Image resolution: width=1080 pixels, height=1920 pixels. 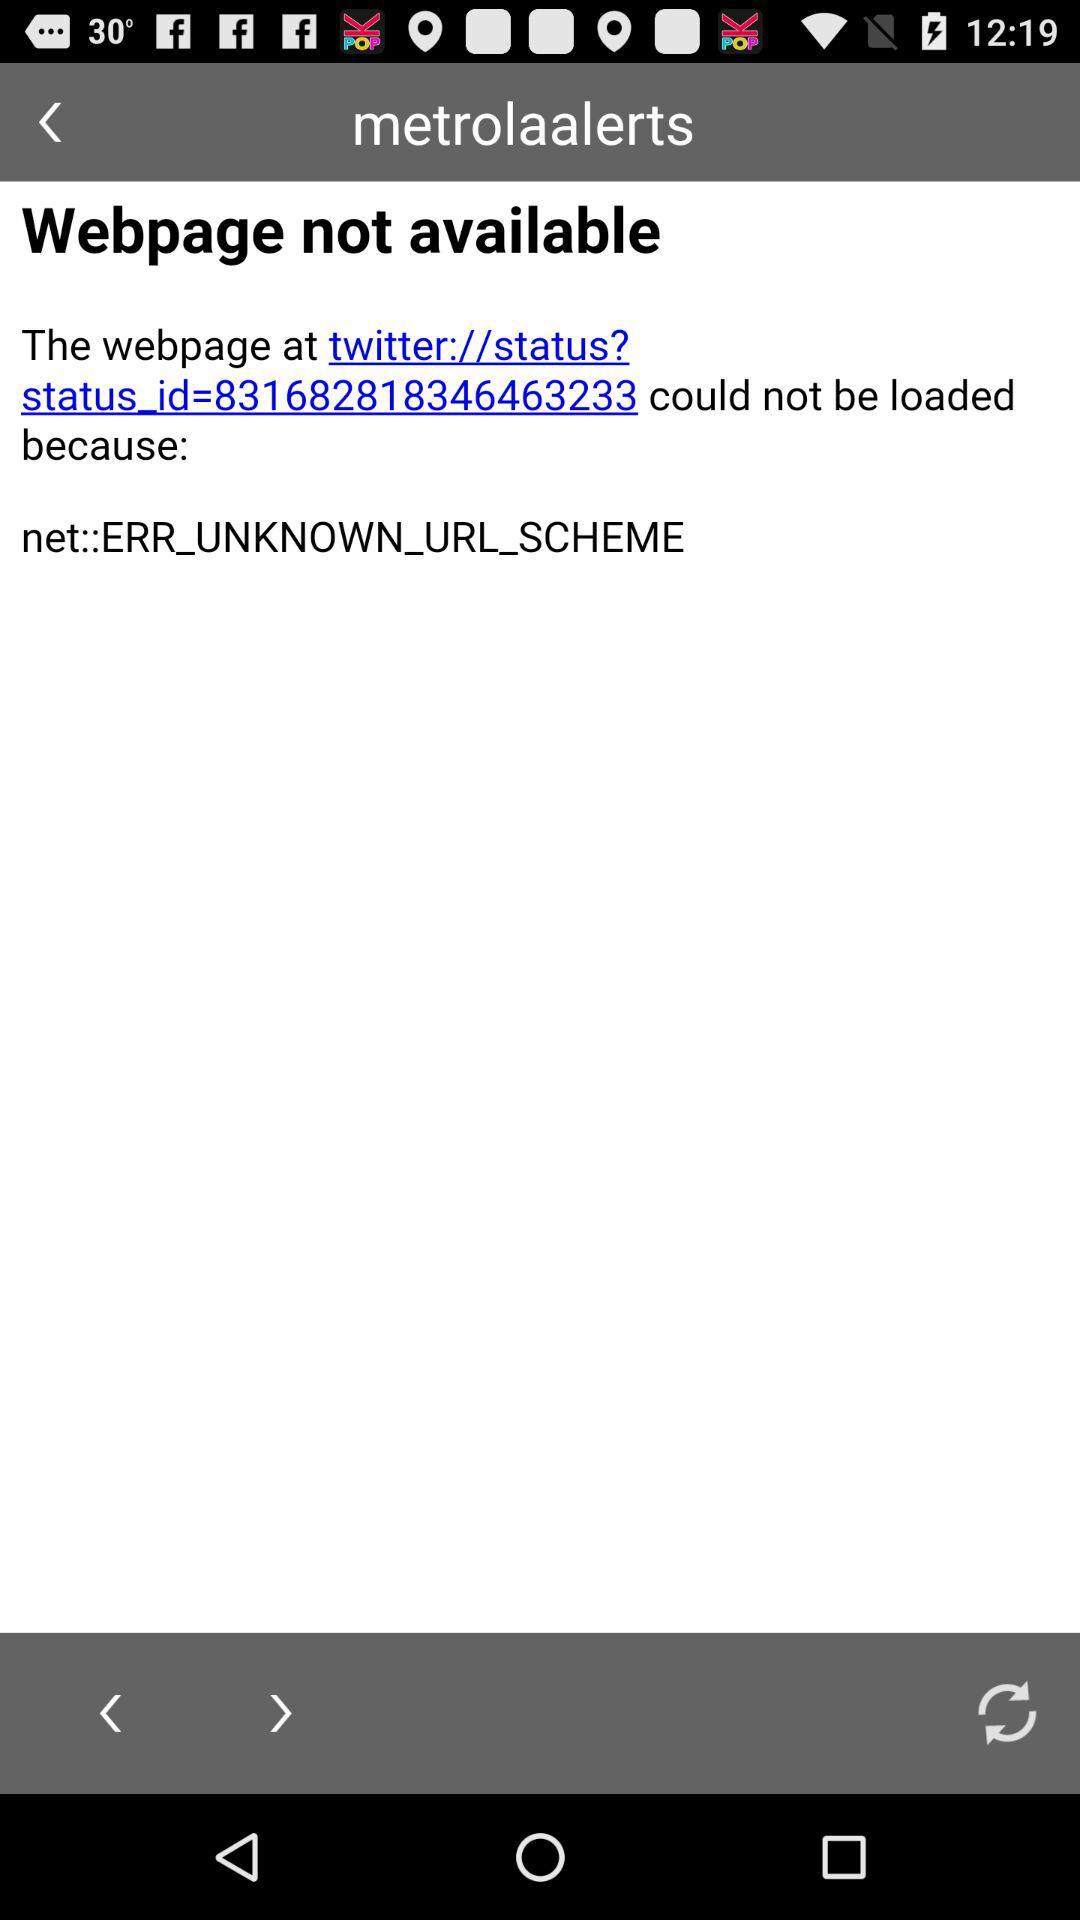 I want to click on the arrow_backward icon, so click(x=48, y=129).